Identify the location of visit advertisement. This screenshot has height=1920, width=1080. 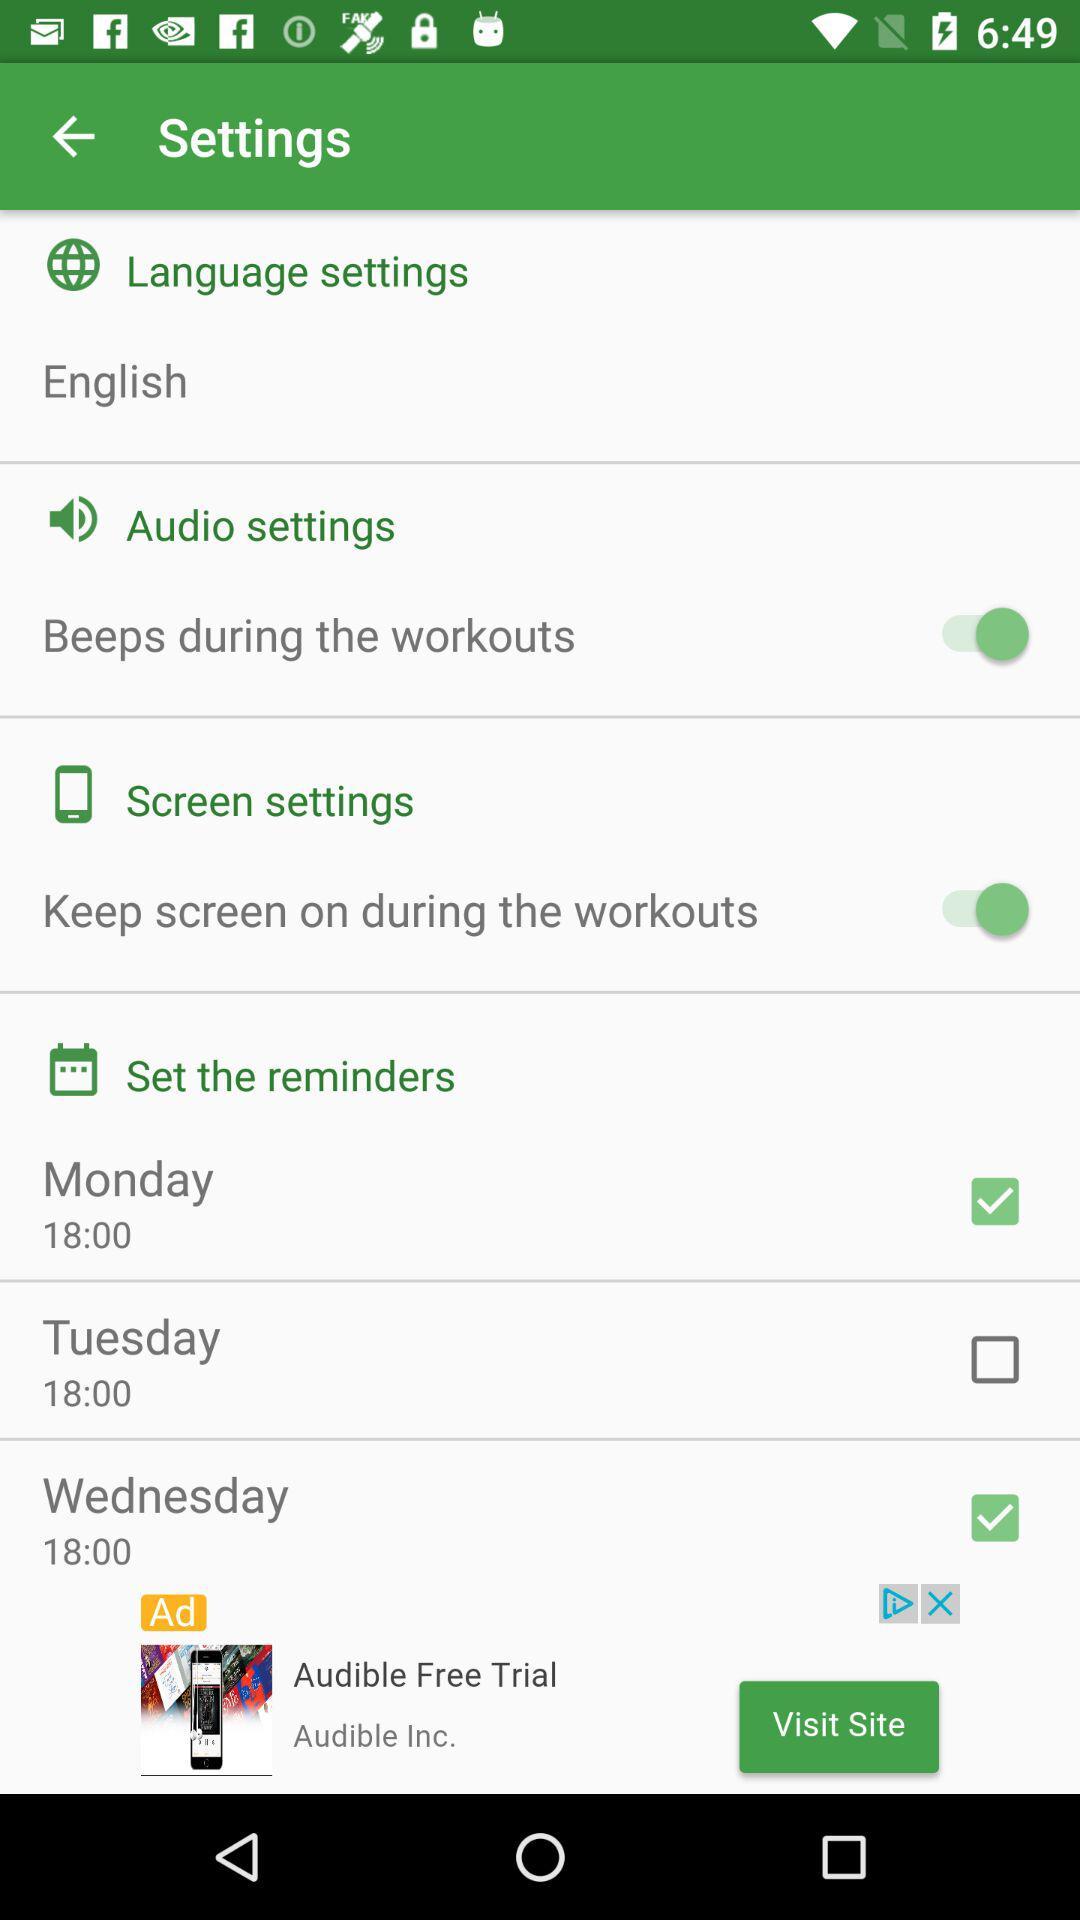
(540, 1688).